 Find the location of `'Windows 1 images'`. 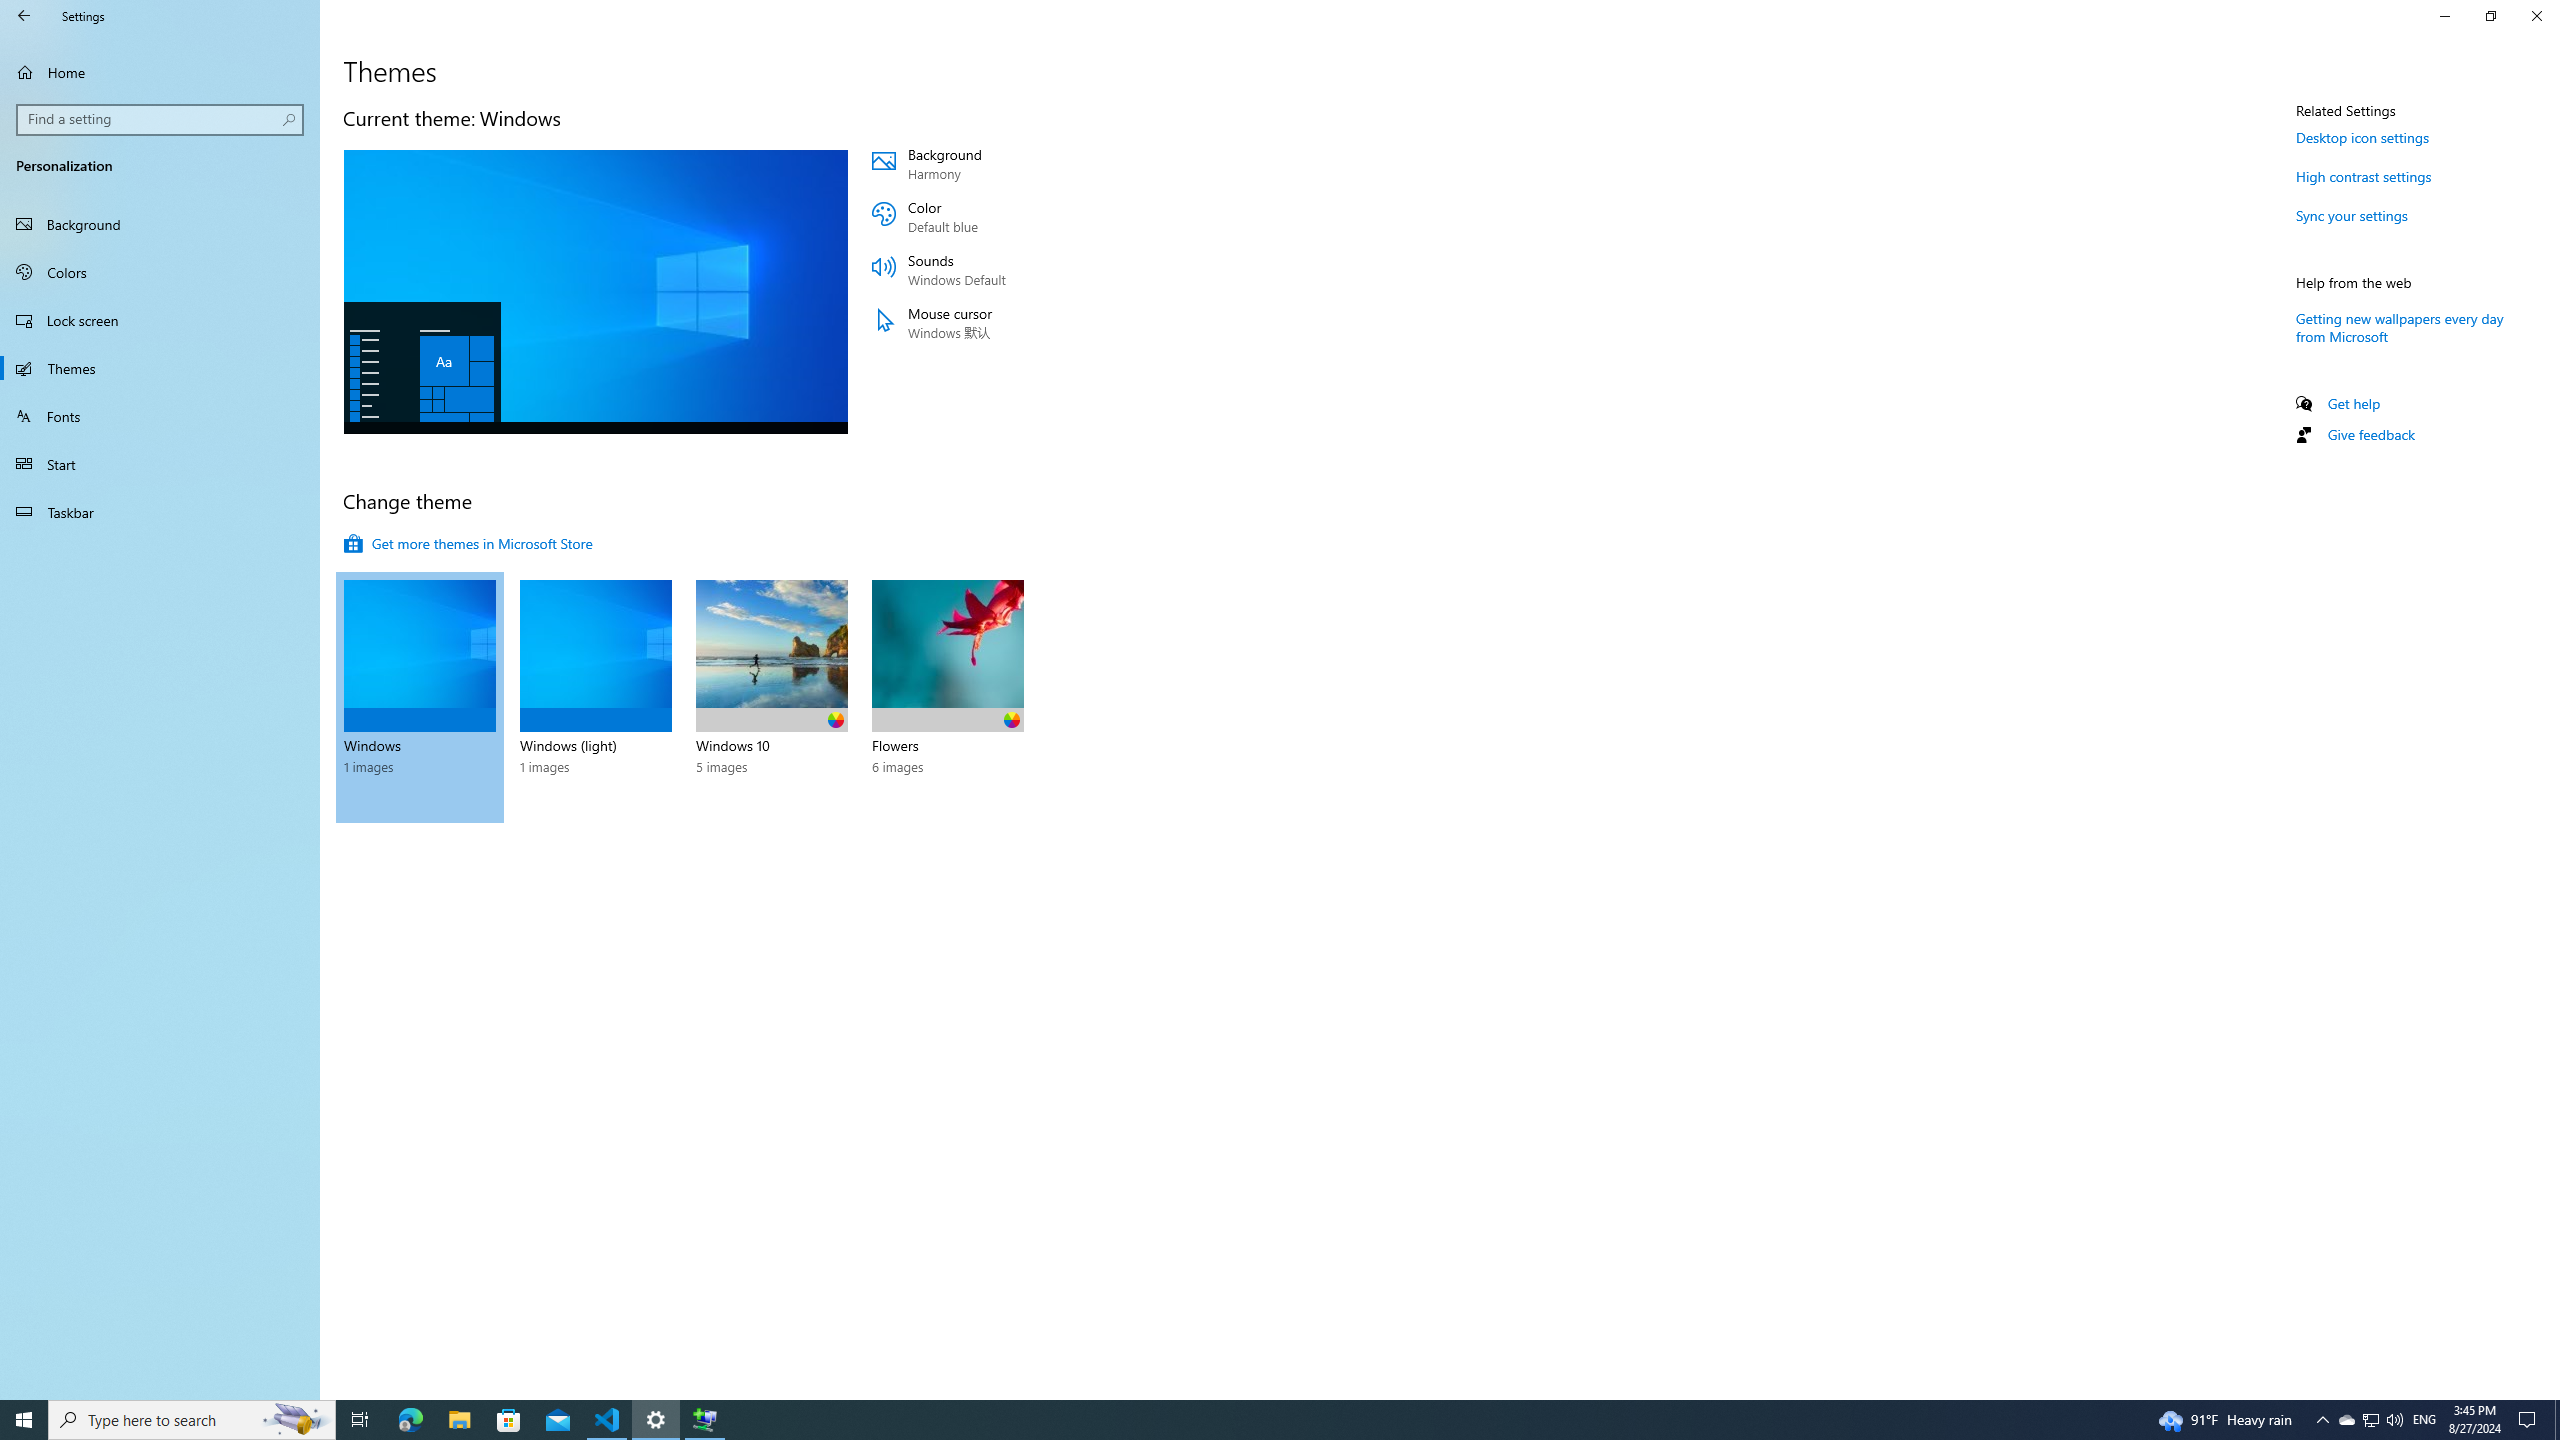

'Windows 1 images' is located at coordinates (419, 697).